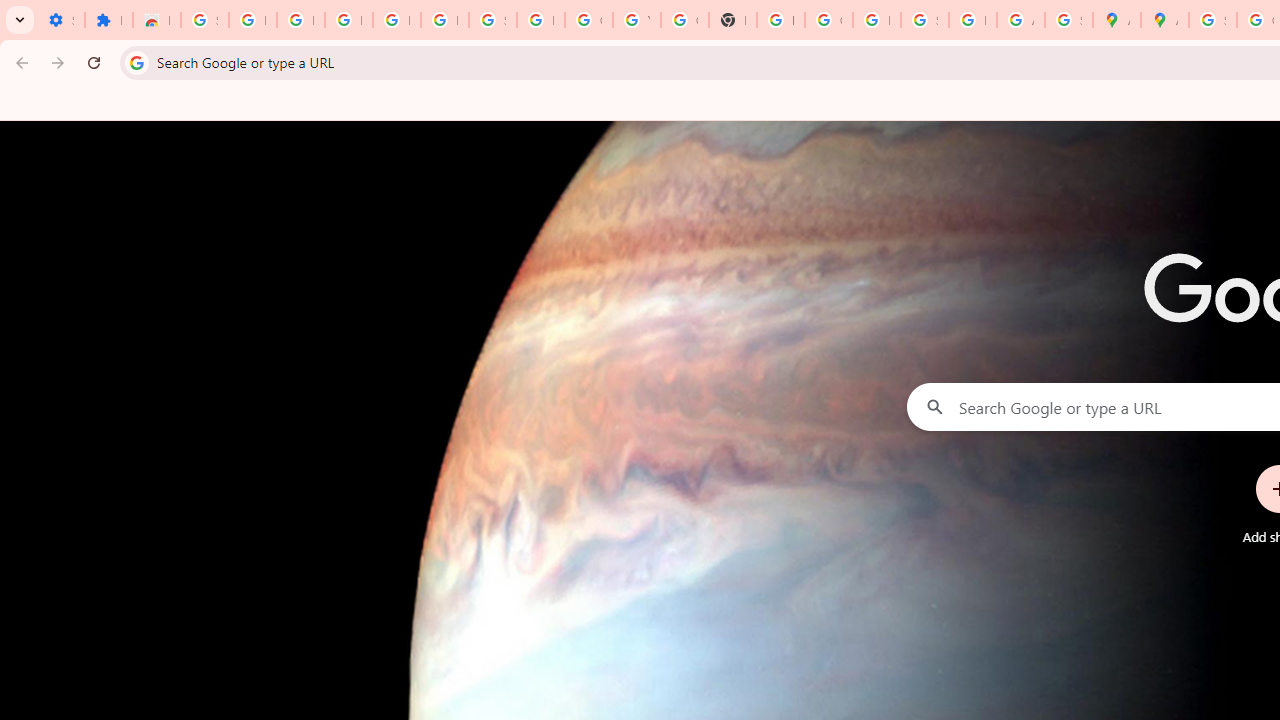  What do you see at coordinates (107, 20) in the screenshot?
I see `'Extensions'` at bounding box center [107, 20].